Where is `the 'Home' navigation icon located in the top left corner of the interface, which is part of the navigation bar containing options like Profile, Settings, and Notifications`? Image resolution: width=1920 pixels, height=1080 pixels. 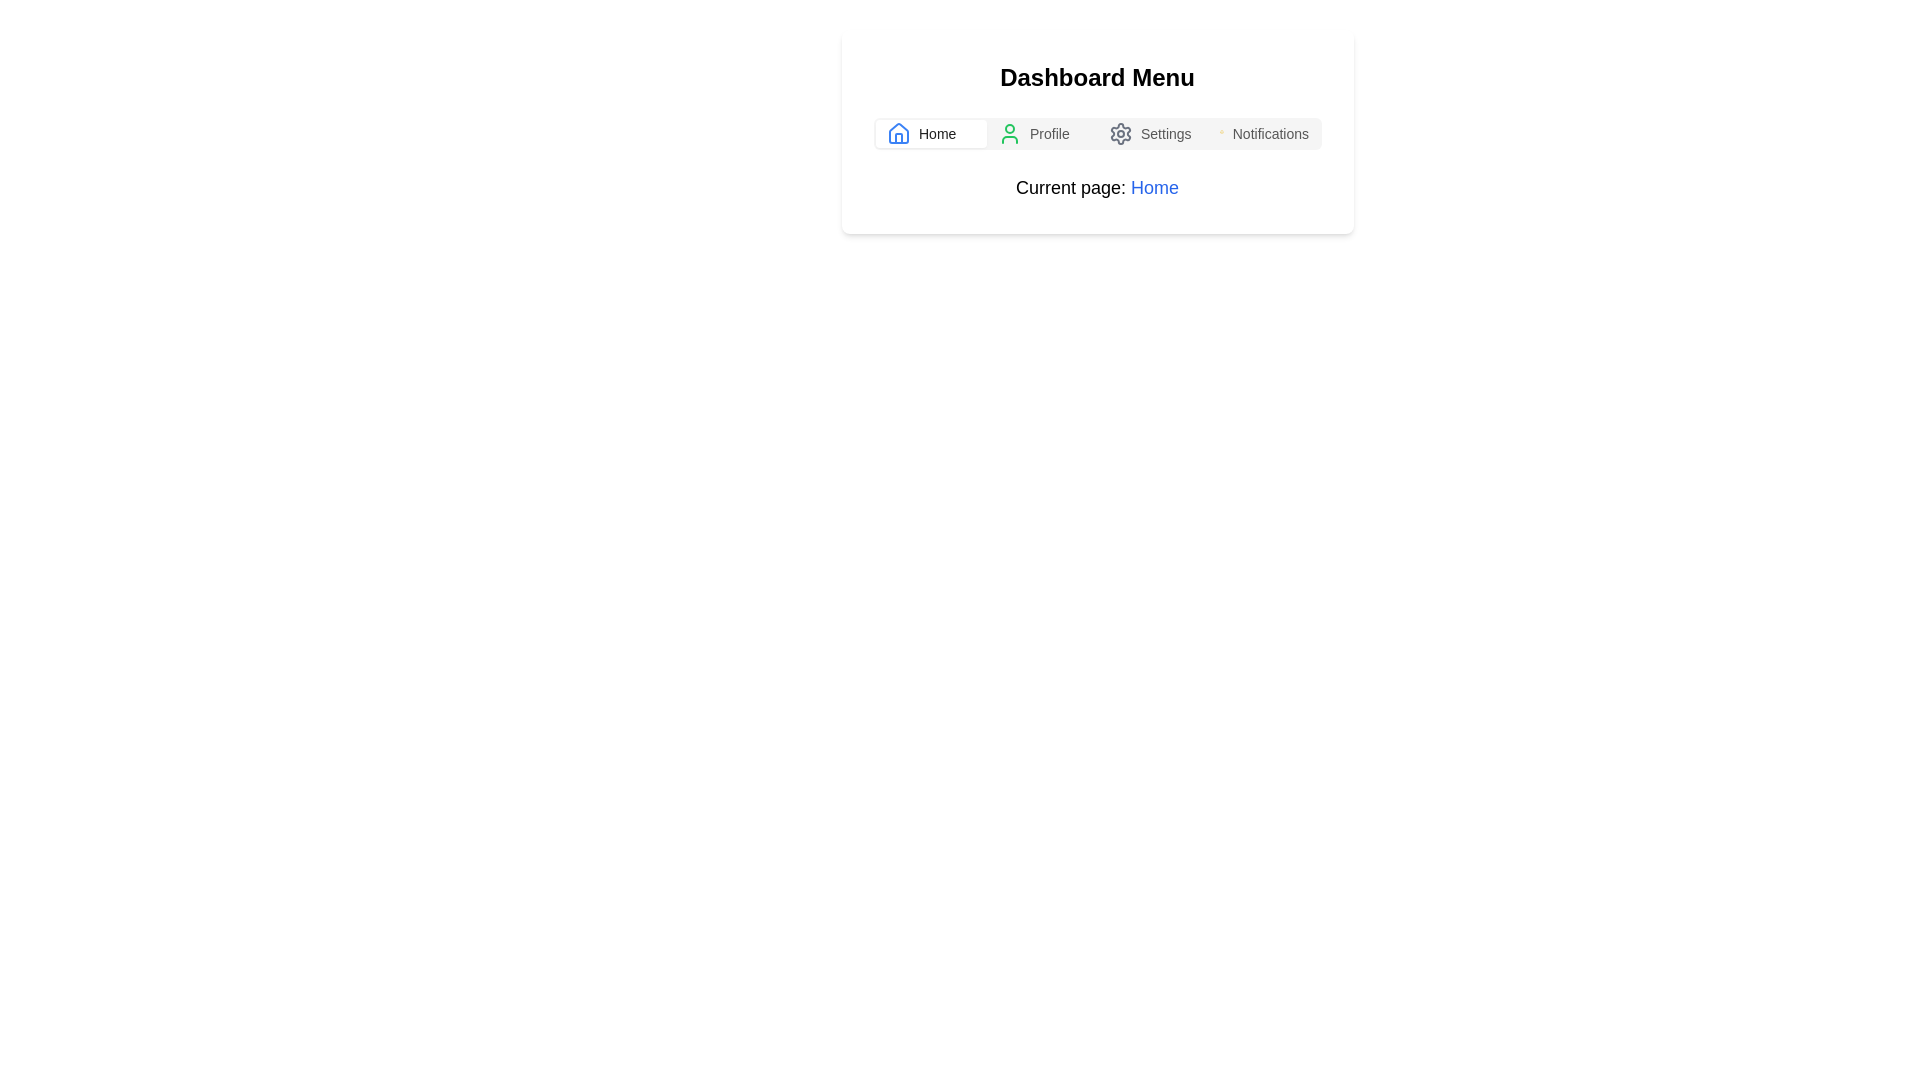
the 'Home' navigation icon located in the top left corner of the interface, which is part of the navigation bar containing options like Profile, Settings, and Notifications is located at coordinates (897, 133).